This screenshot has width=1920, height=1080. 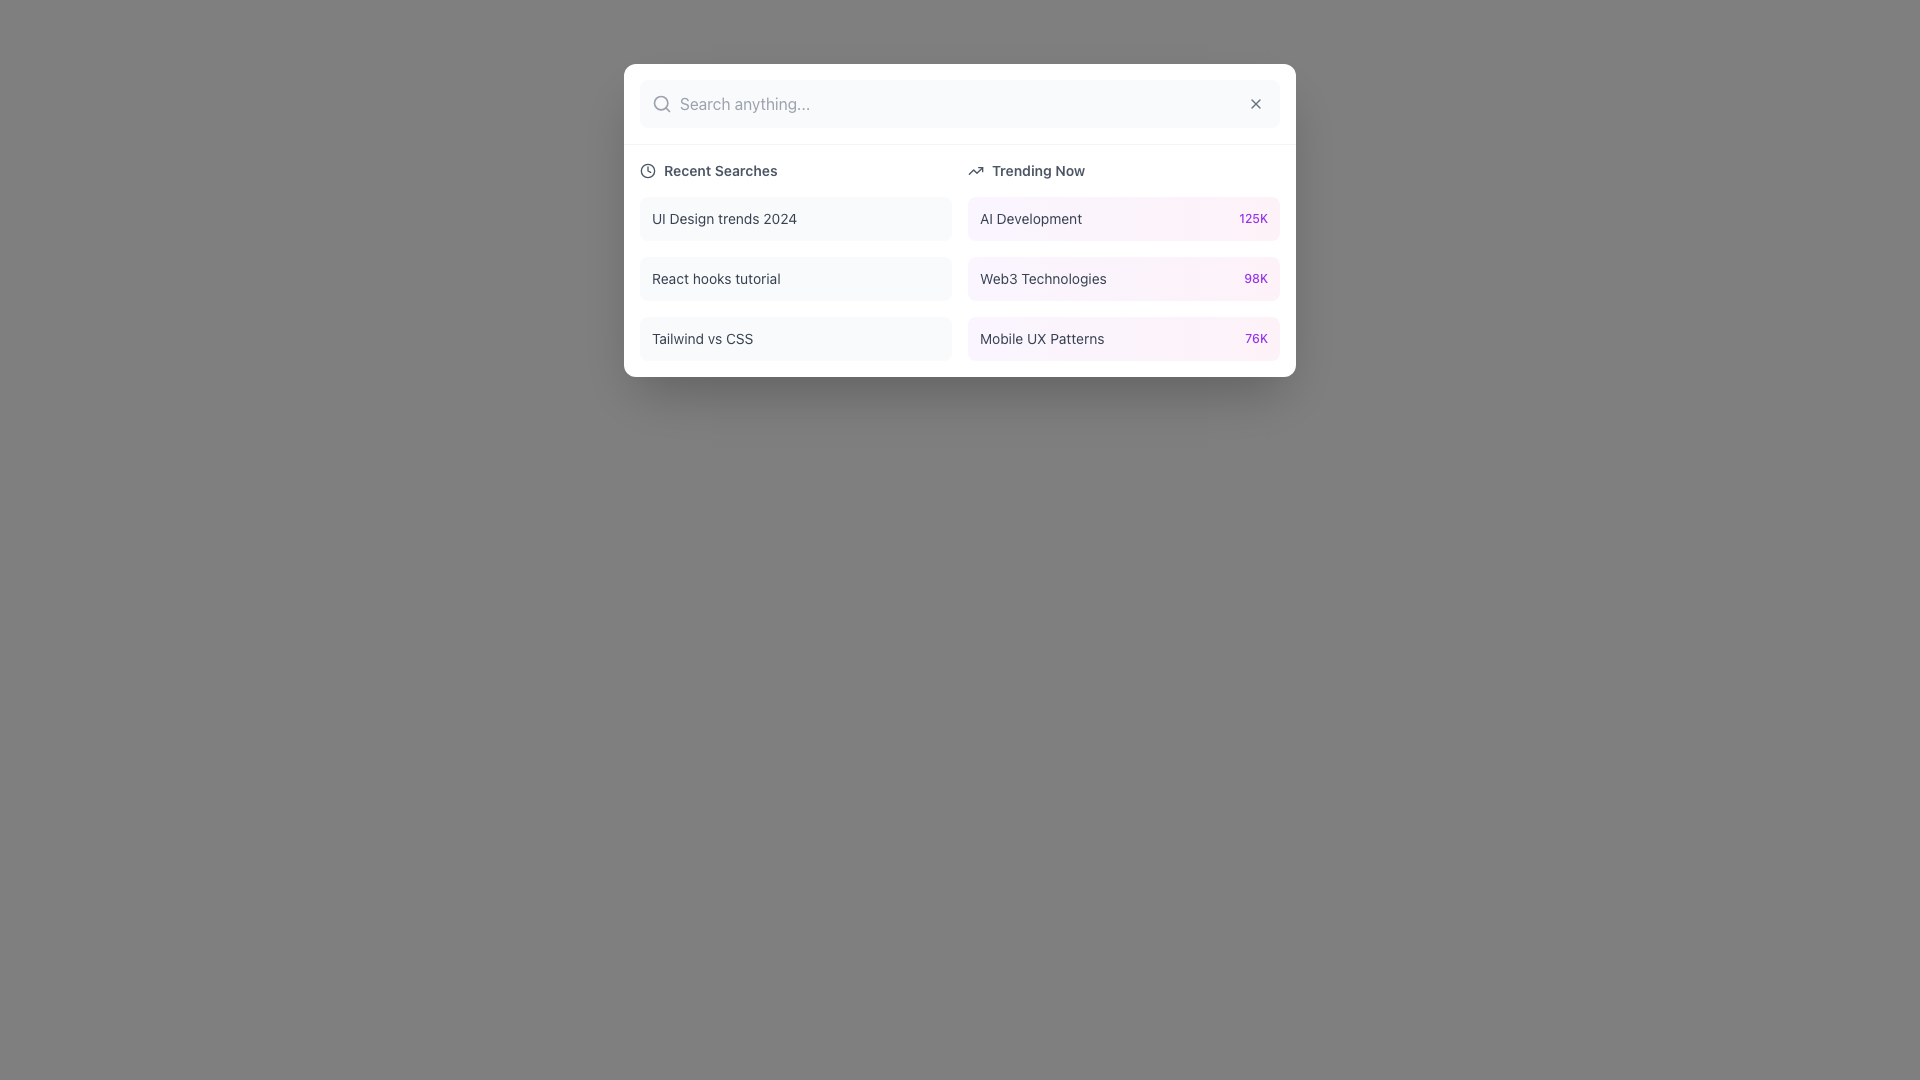 What do you see at coordinates (662, 104) in the screenshot?
I see `the small magnifying glass icon styled with thin, rounded strokes in a light gray color, which is positioned to the left of the large horizontal text input box for the search functionality` at bounding box center [662, 104].